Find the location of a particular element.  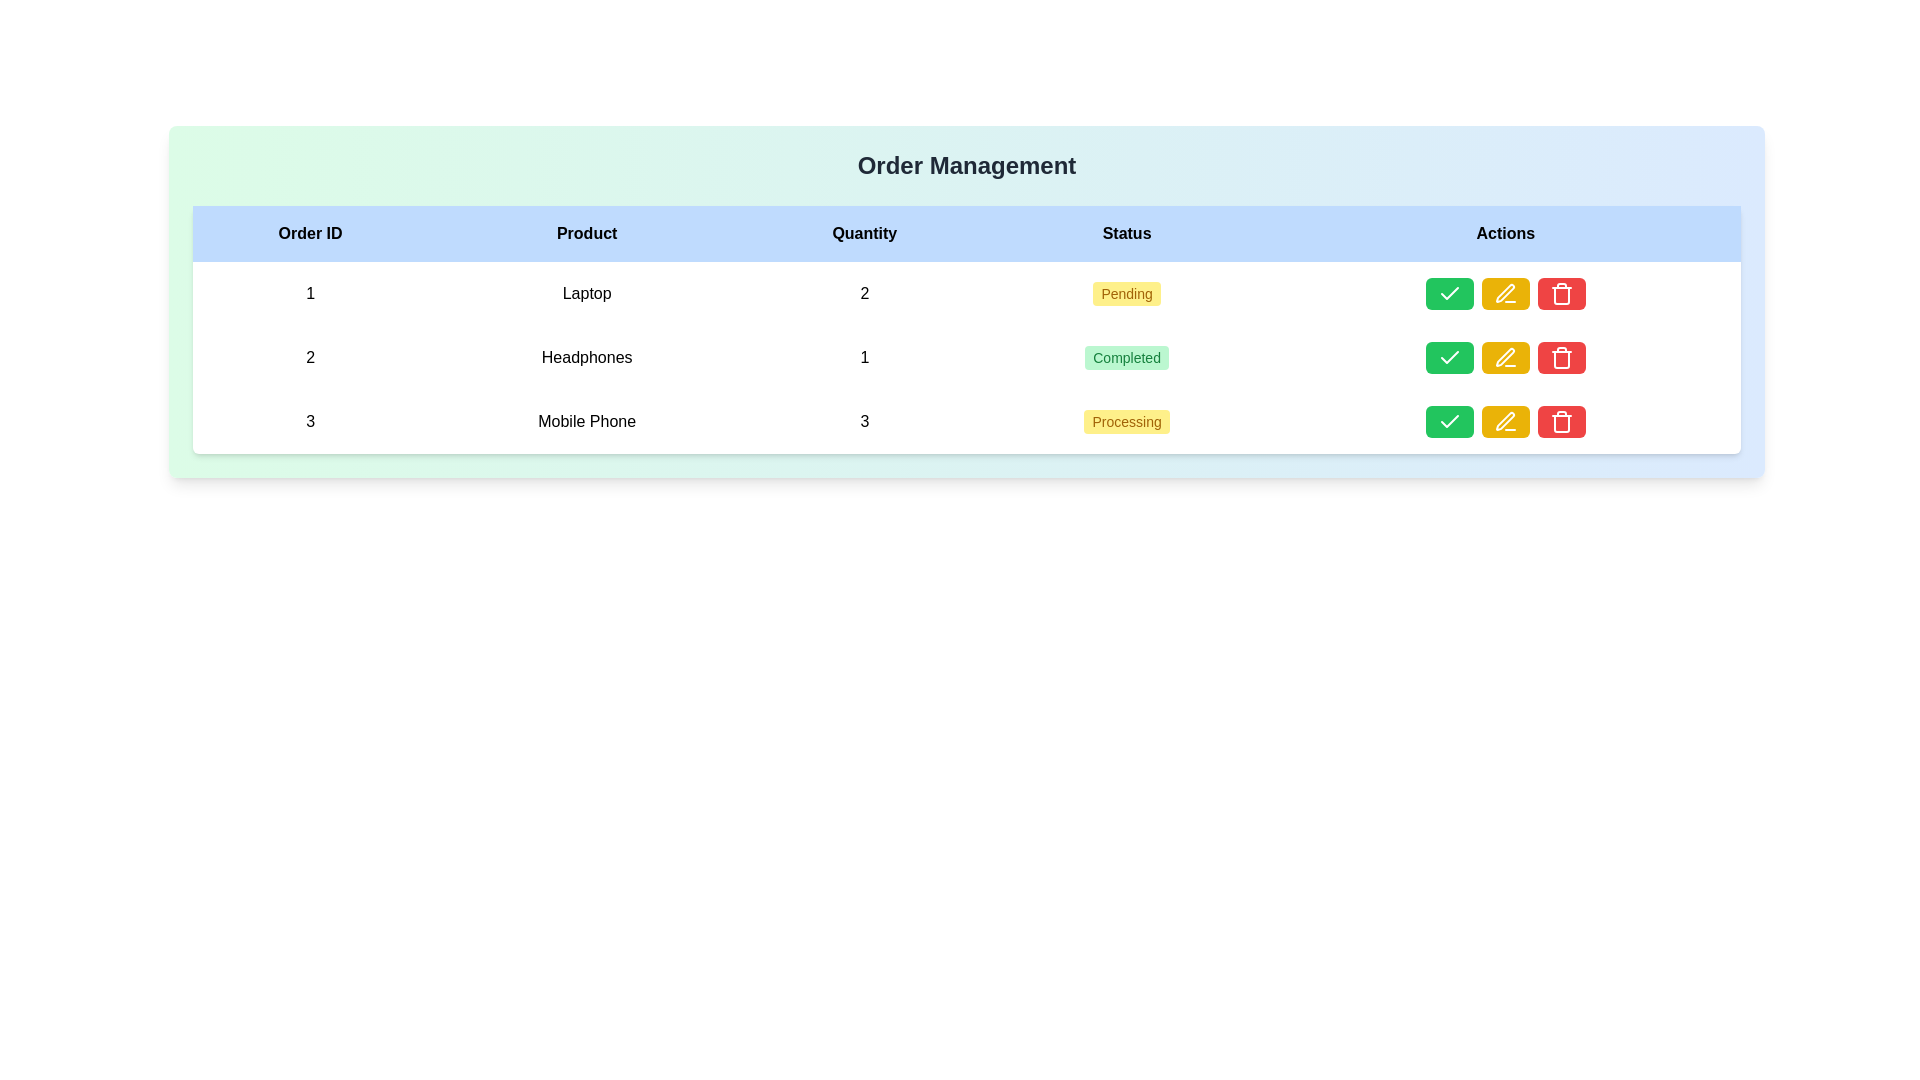

the pen-shaped SVG icon within the 'Actions' column of the table using keyboard navigation is located at coordinates (1505, 420).